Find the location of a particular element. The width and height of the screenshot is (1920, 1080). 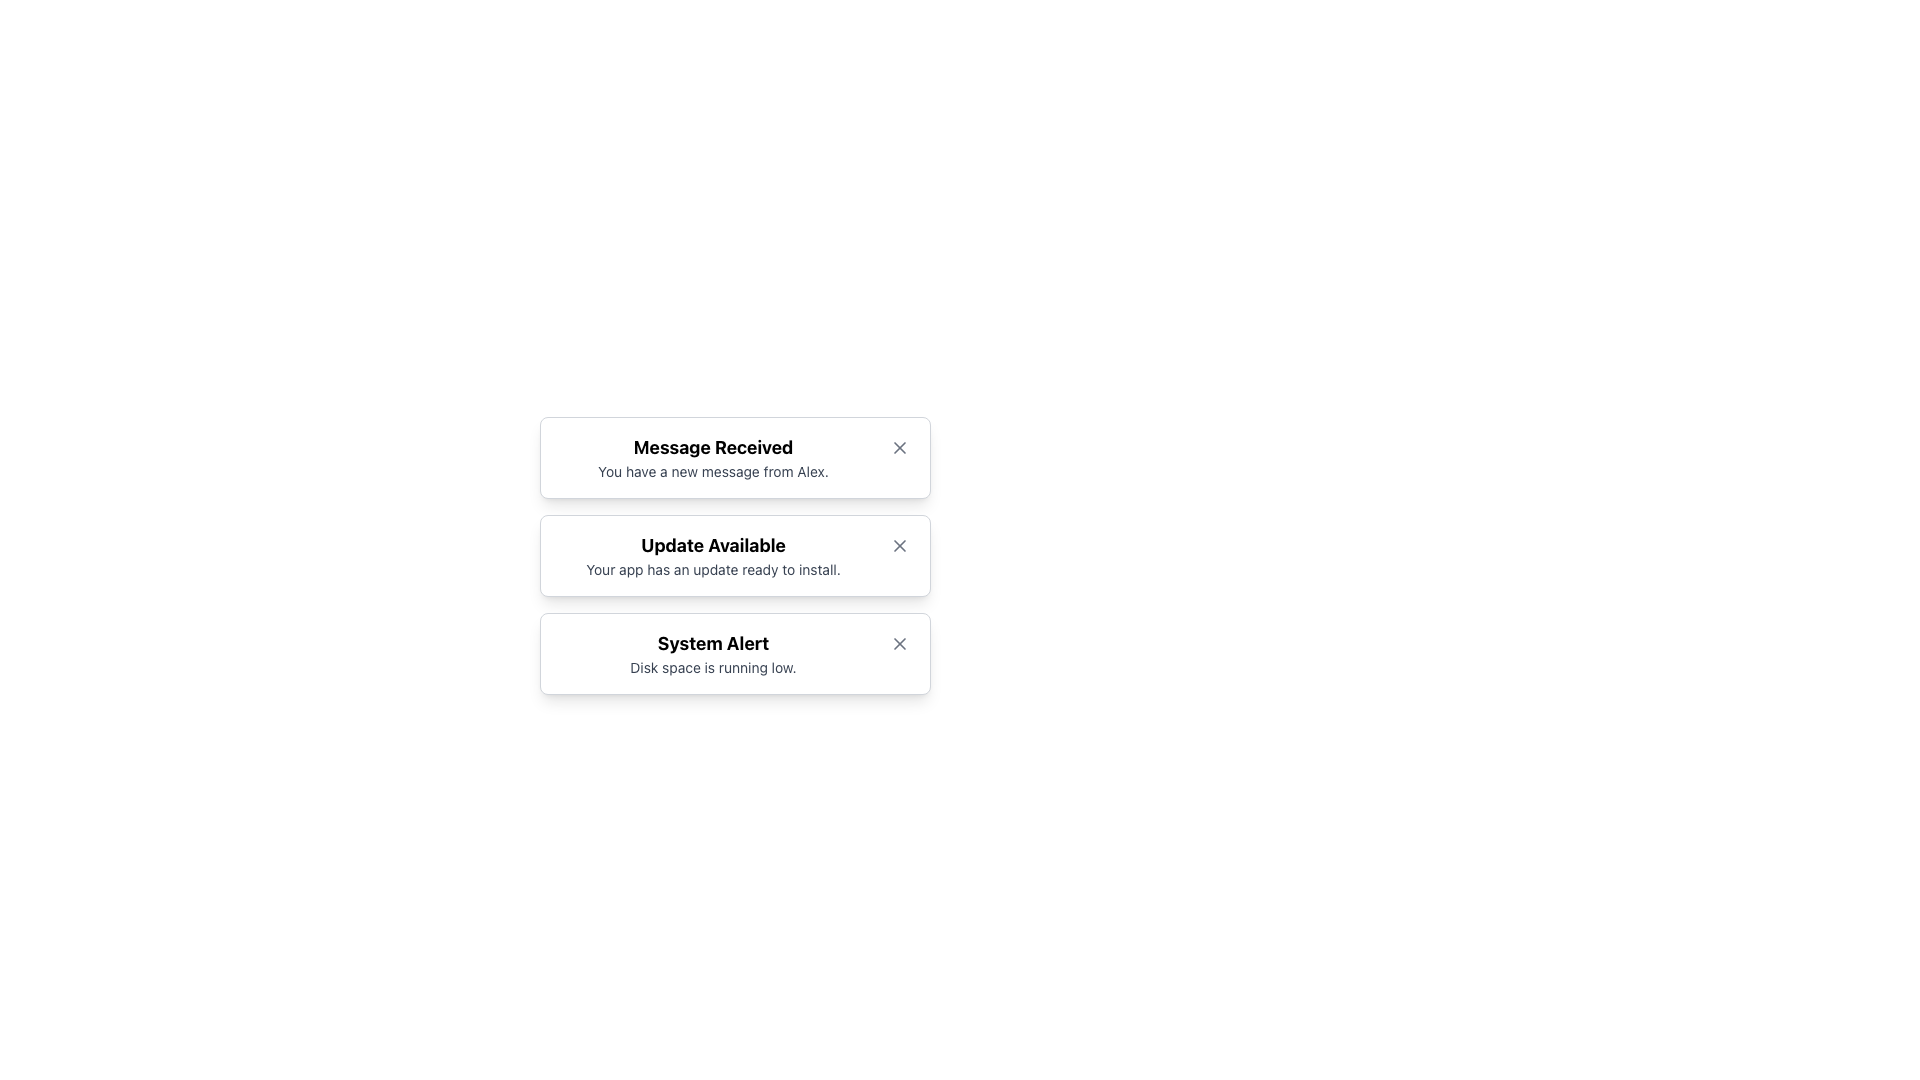

static text element that displays 'Disk space is running low.' positioned beneath the bold 'System Alert' text in the notification box is located at coordinates (713, 667).